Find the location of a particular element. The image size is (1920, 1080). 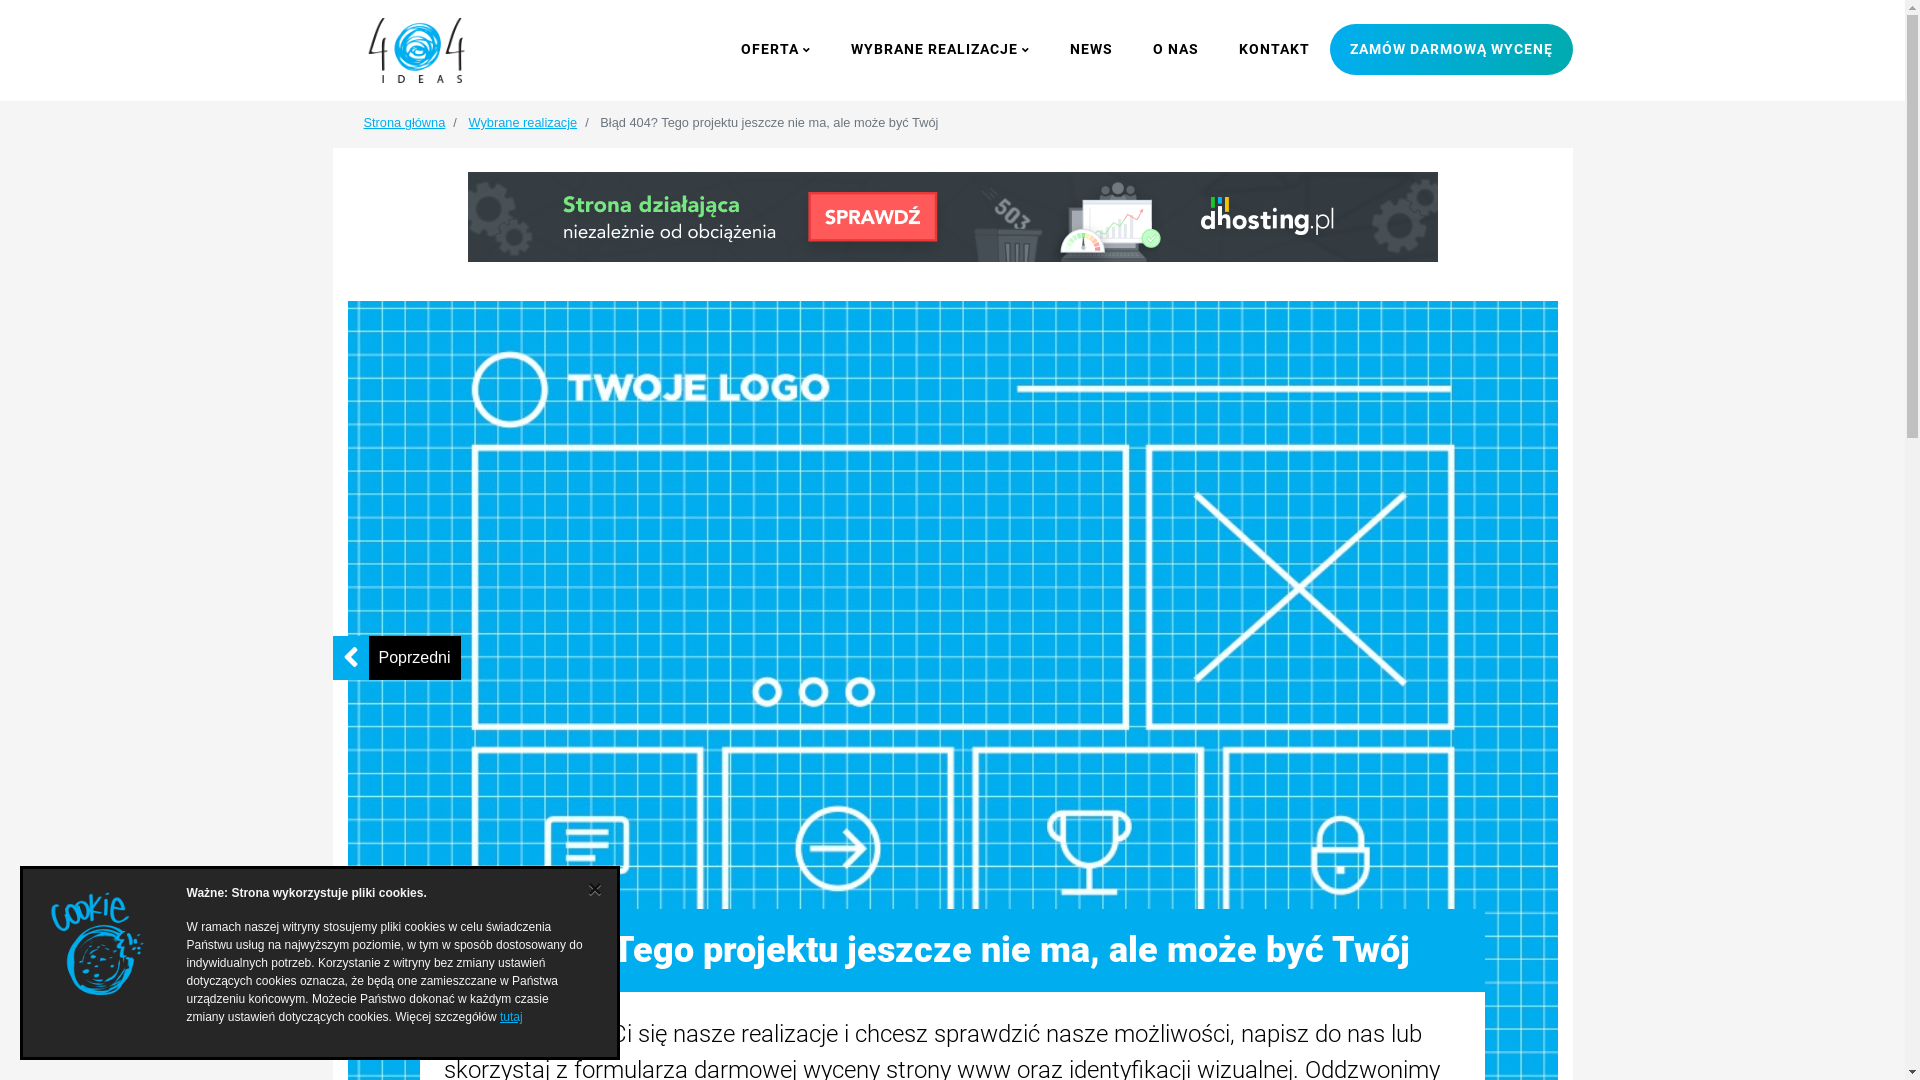

'WYBRANE REALIZACJE' is located at coordinates (938, 48).